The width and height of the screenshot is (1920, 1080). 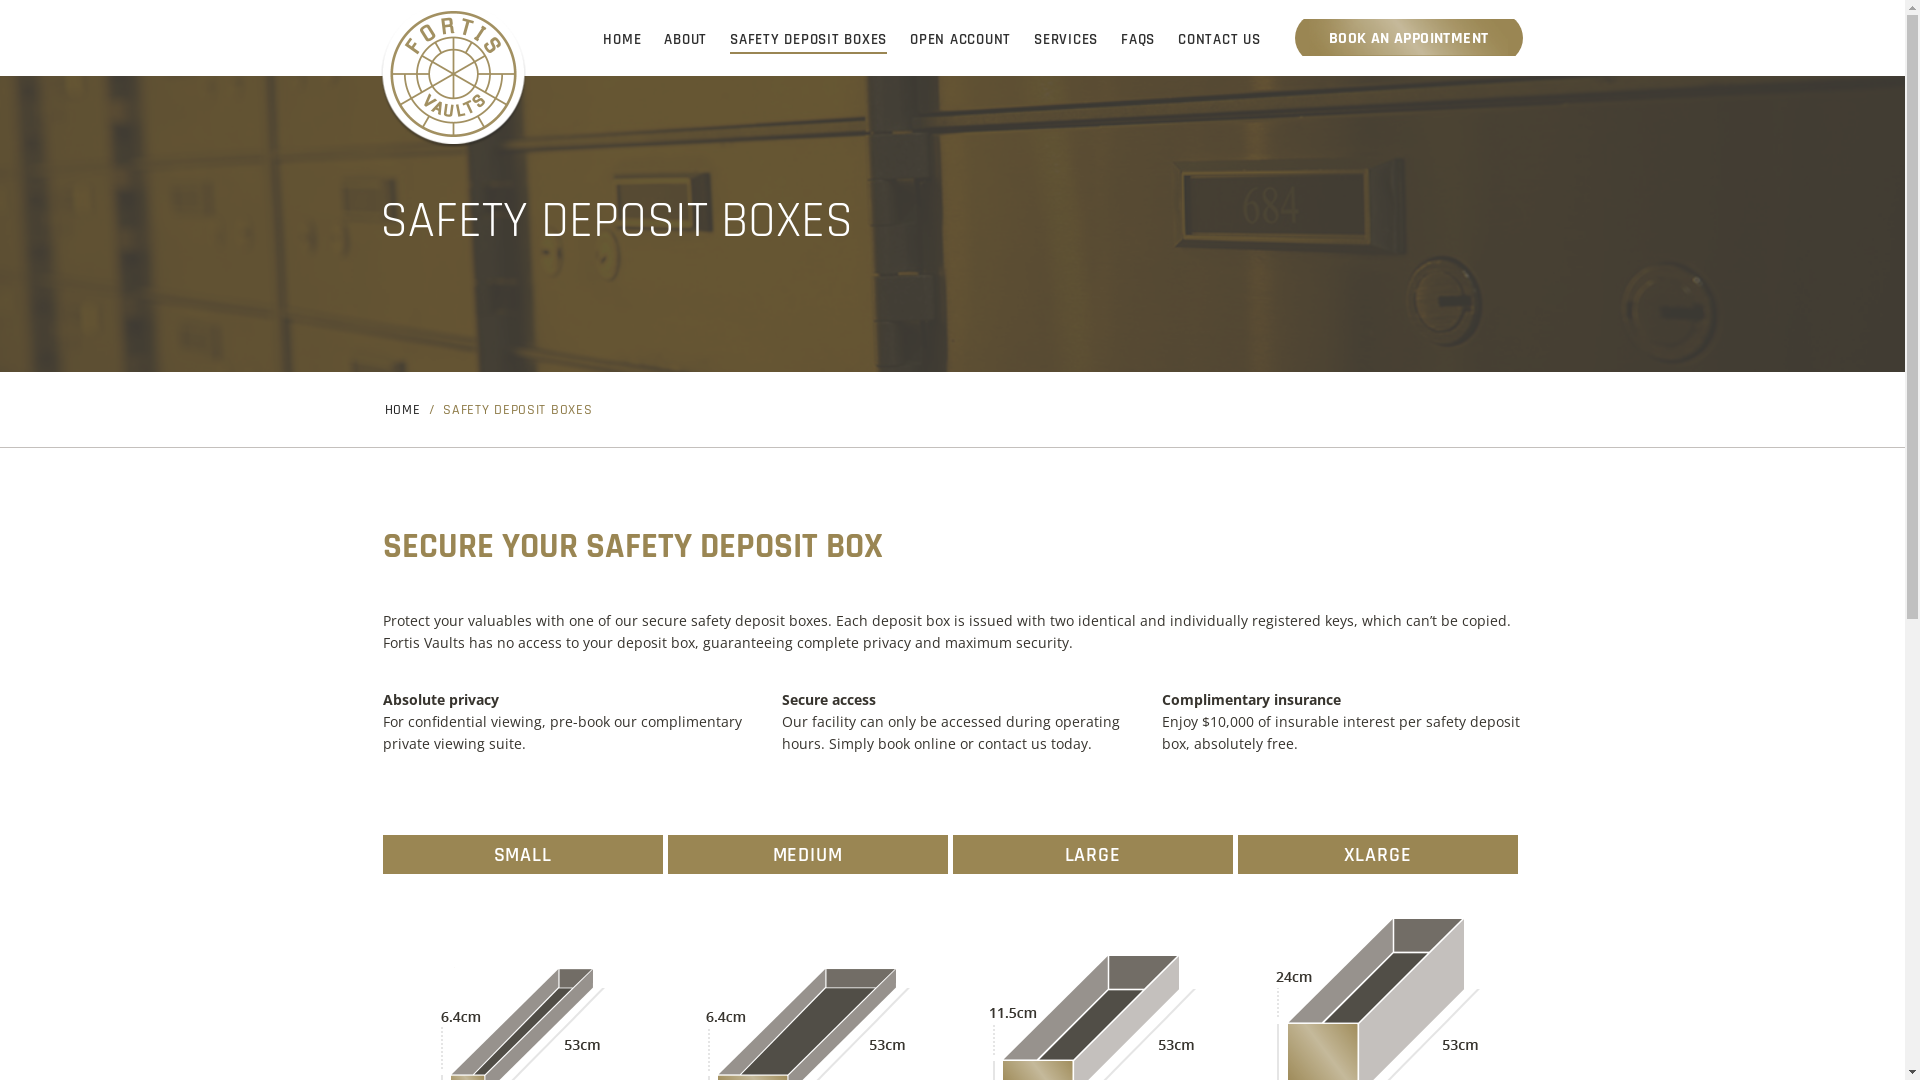 I want to click on 'ABOUT', so click(x=685, y=39).